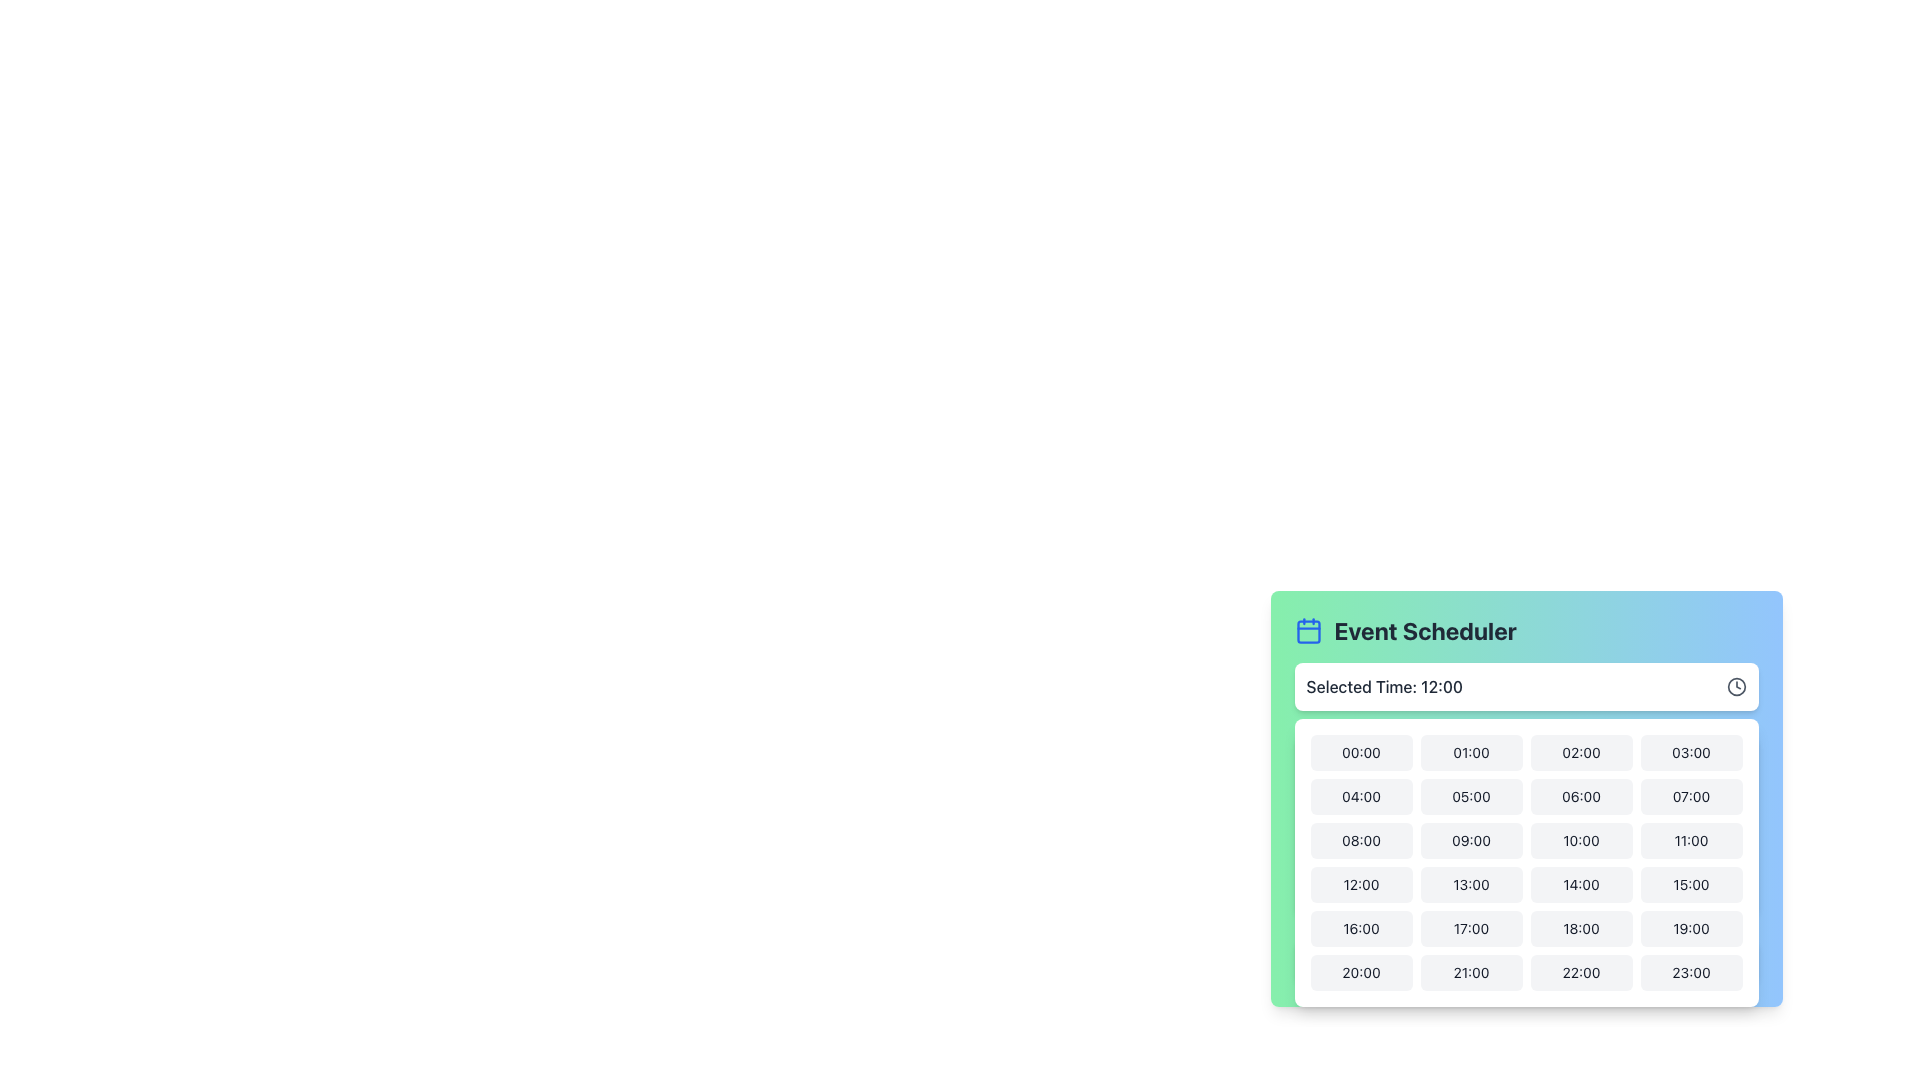 This screenshot has width=1920, height=1080. I want to click on the rectangular button with rounded corners labeled '08:00', so click(1360, 840).